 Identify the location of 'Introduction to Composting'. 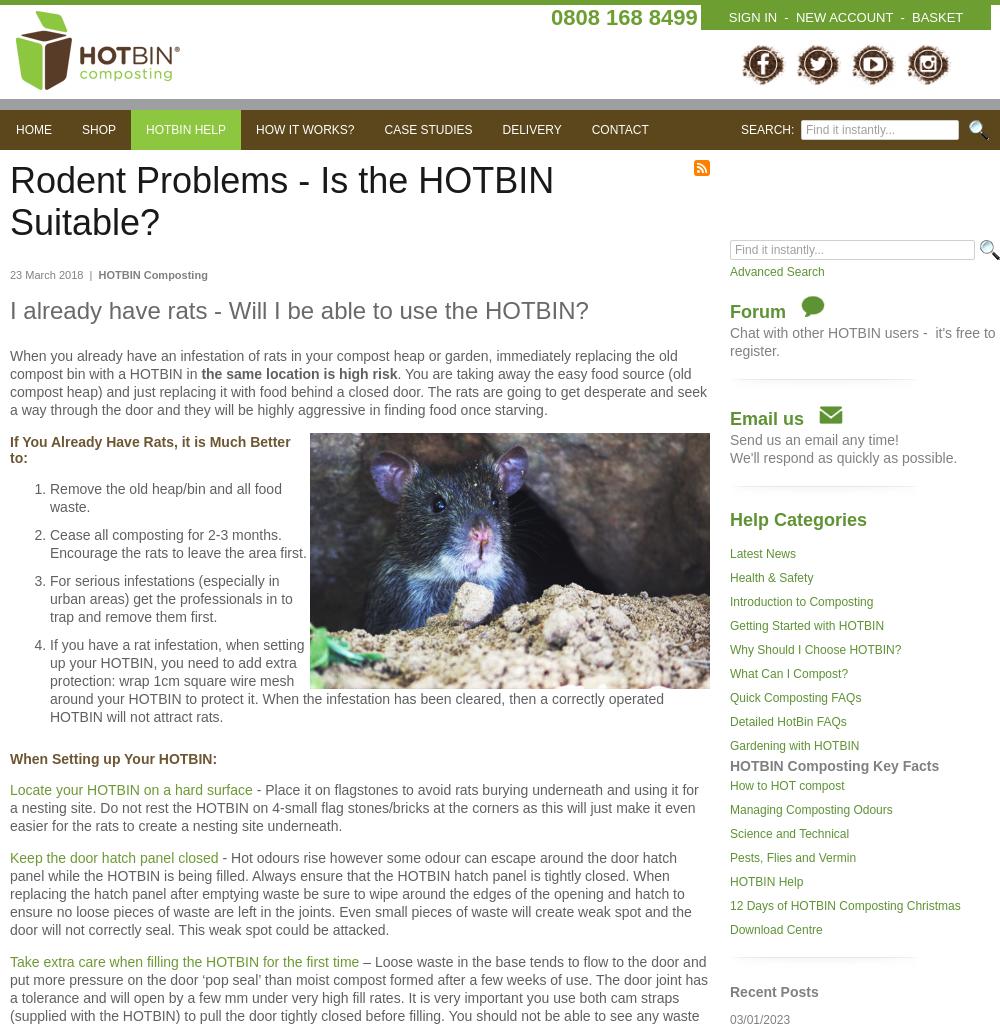
(729, 601).